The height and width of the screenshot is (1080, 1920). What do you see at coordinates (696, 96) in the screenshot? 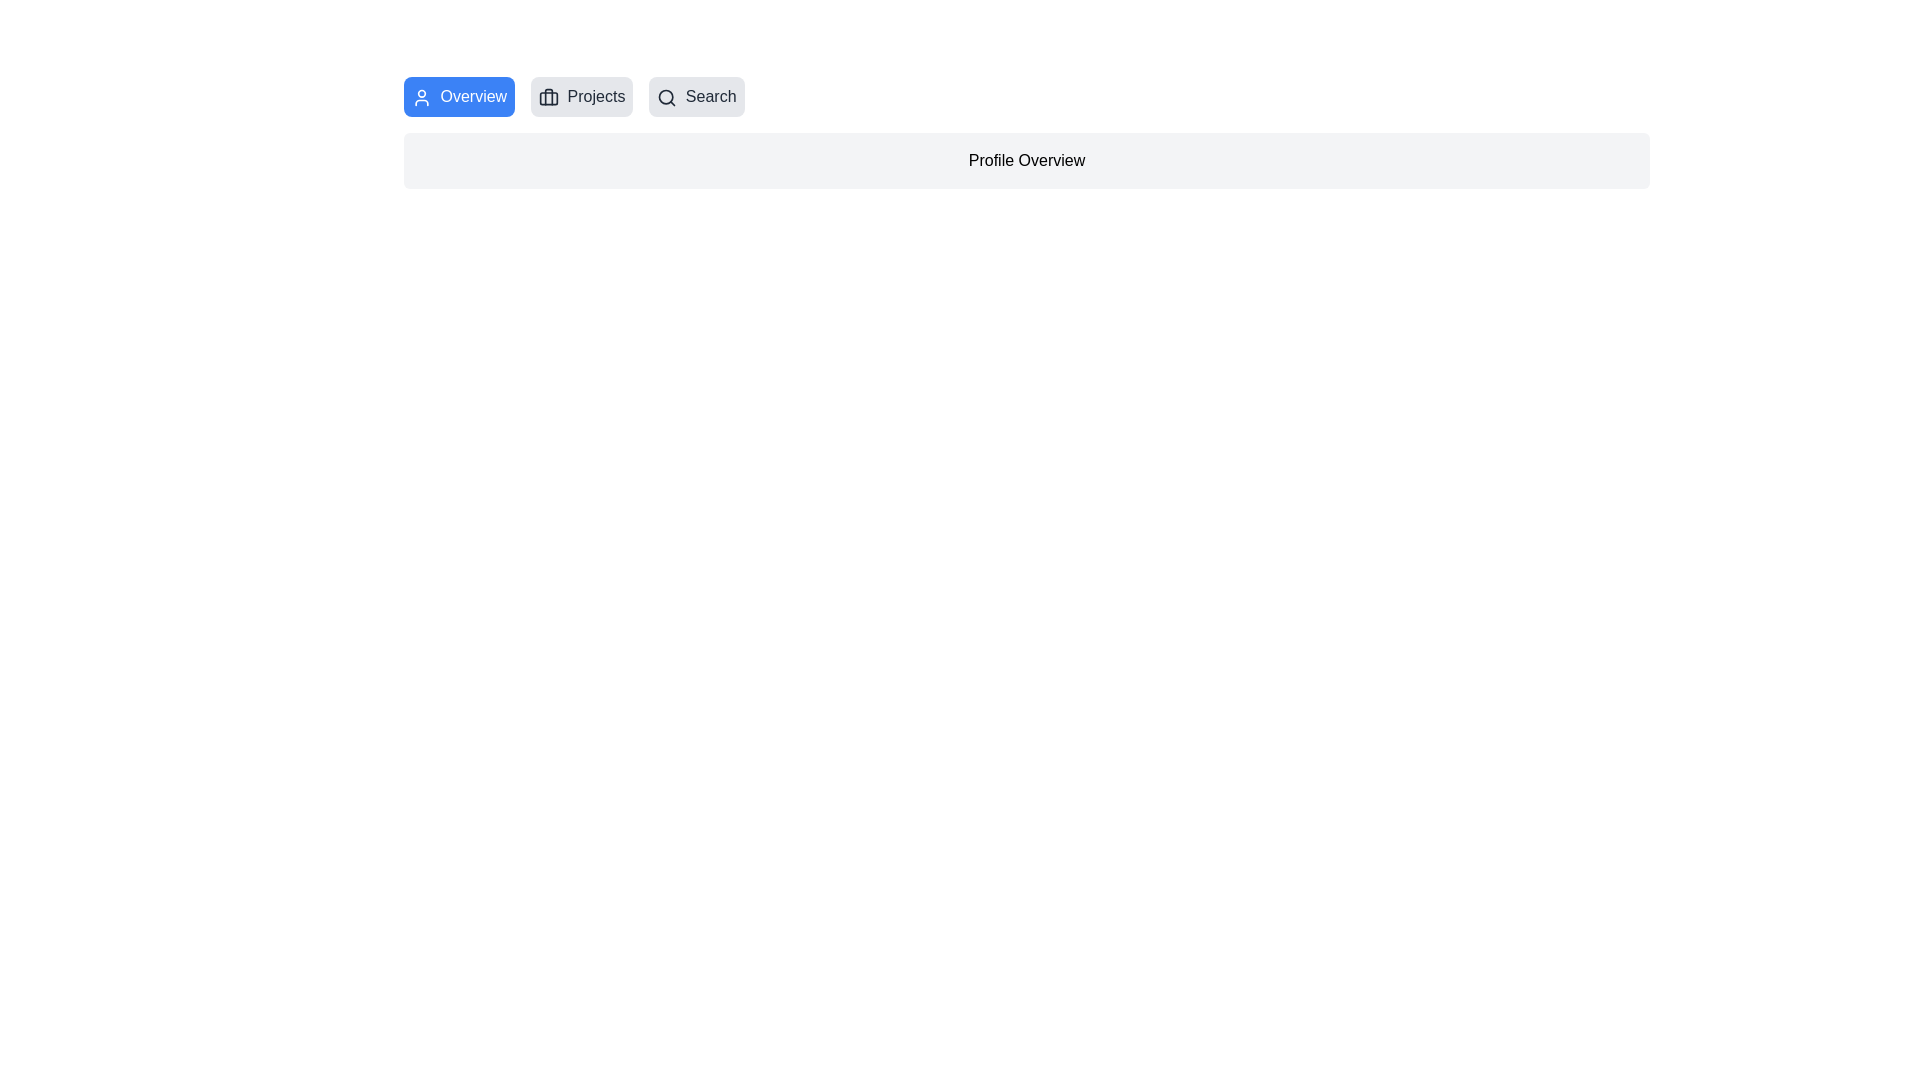
I see `the tab labeled Search to observe its hover effect` at bounding box center [696, 96].